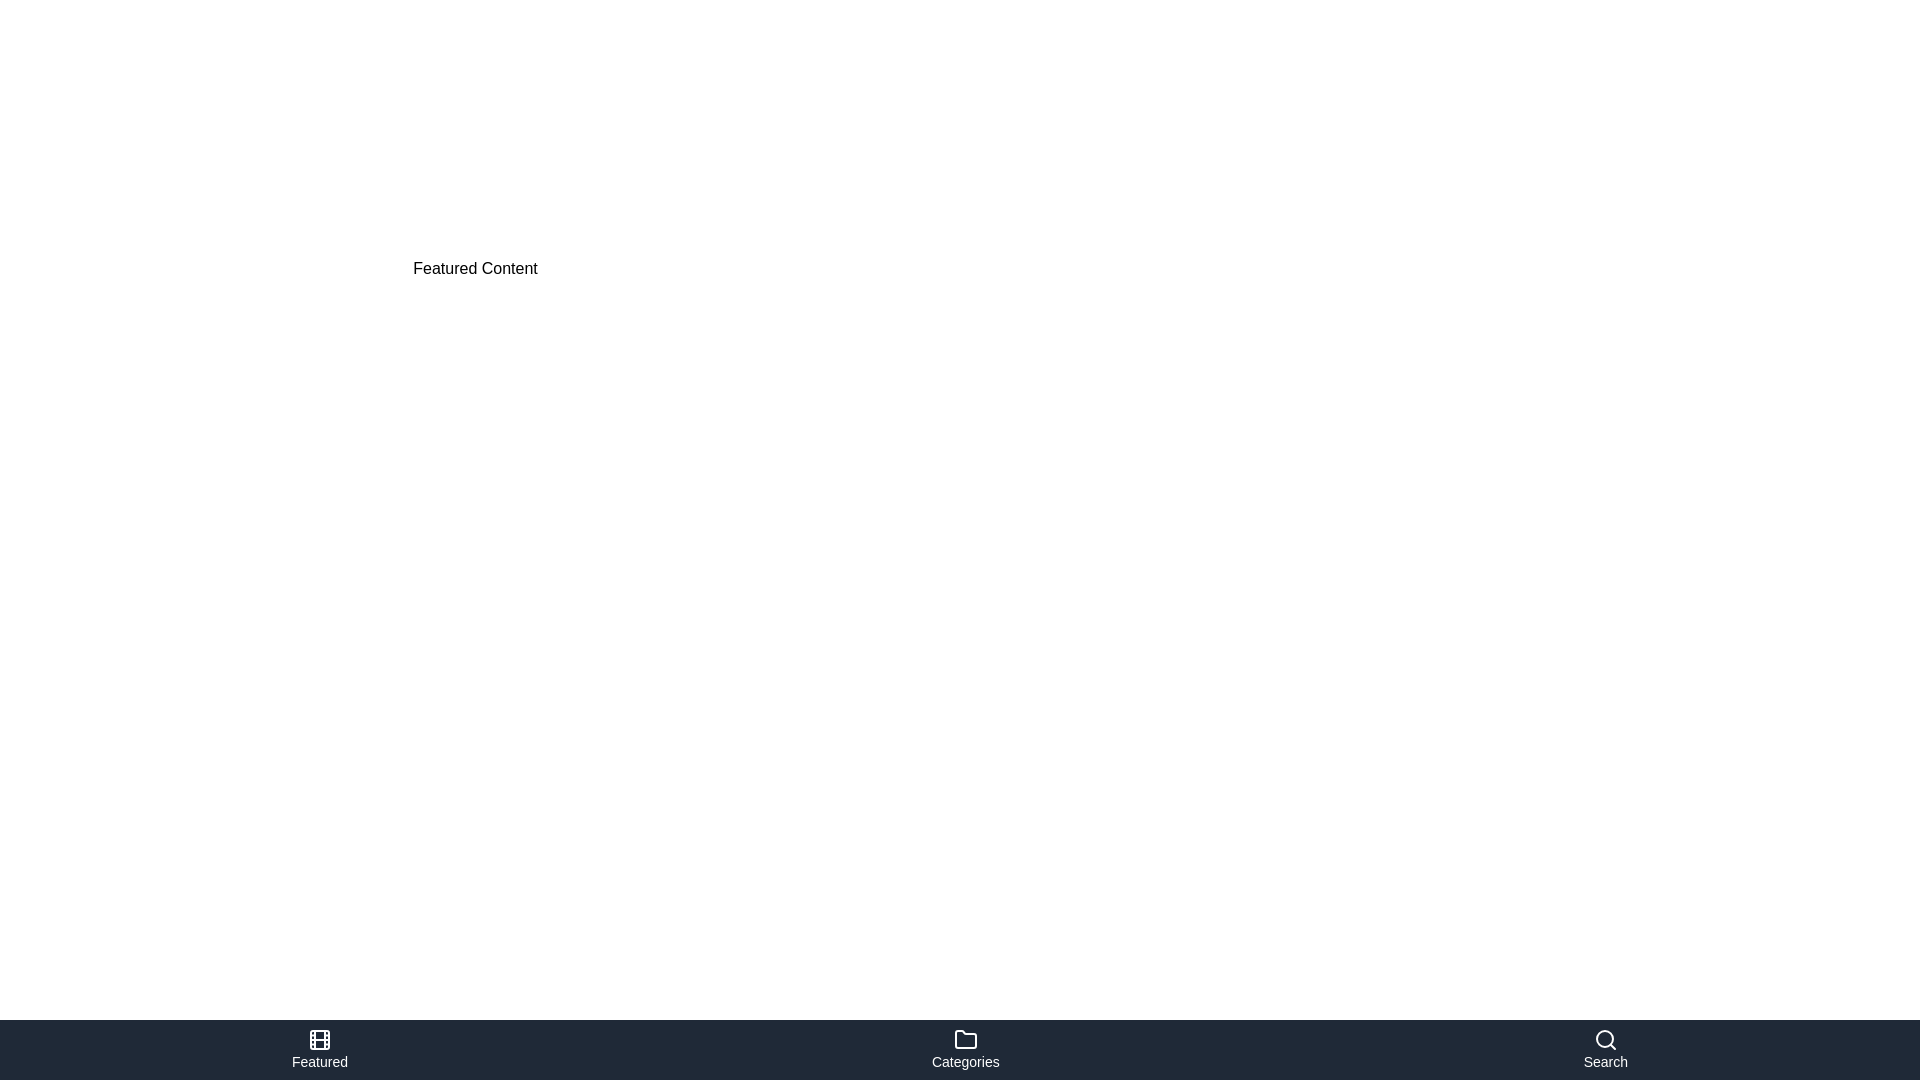 The width and height of the screenshot is (1920, 1080). What do you see at coordinates (1604, 1037) in the screenshot?
I see `the SVG circle shape representing the lens of the magnifying glass in the search icon located at the extreme right of the bottom navigation bar` at bounding box center [1604, 1037].